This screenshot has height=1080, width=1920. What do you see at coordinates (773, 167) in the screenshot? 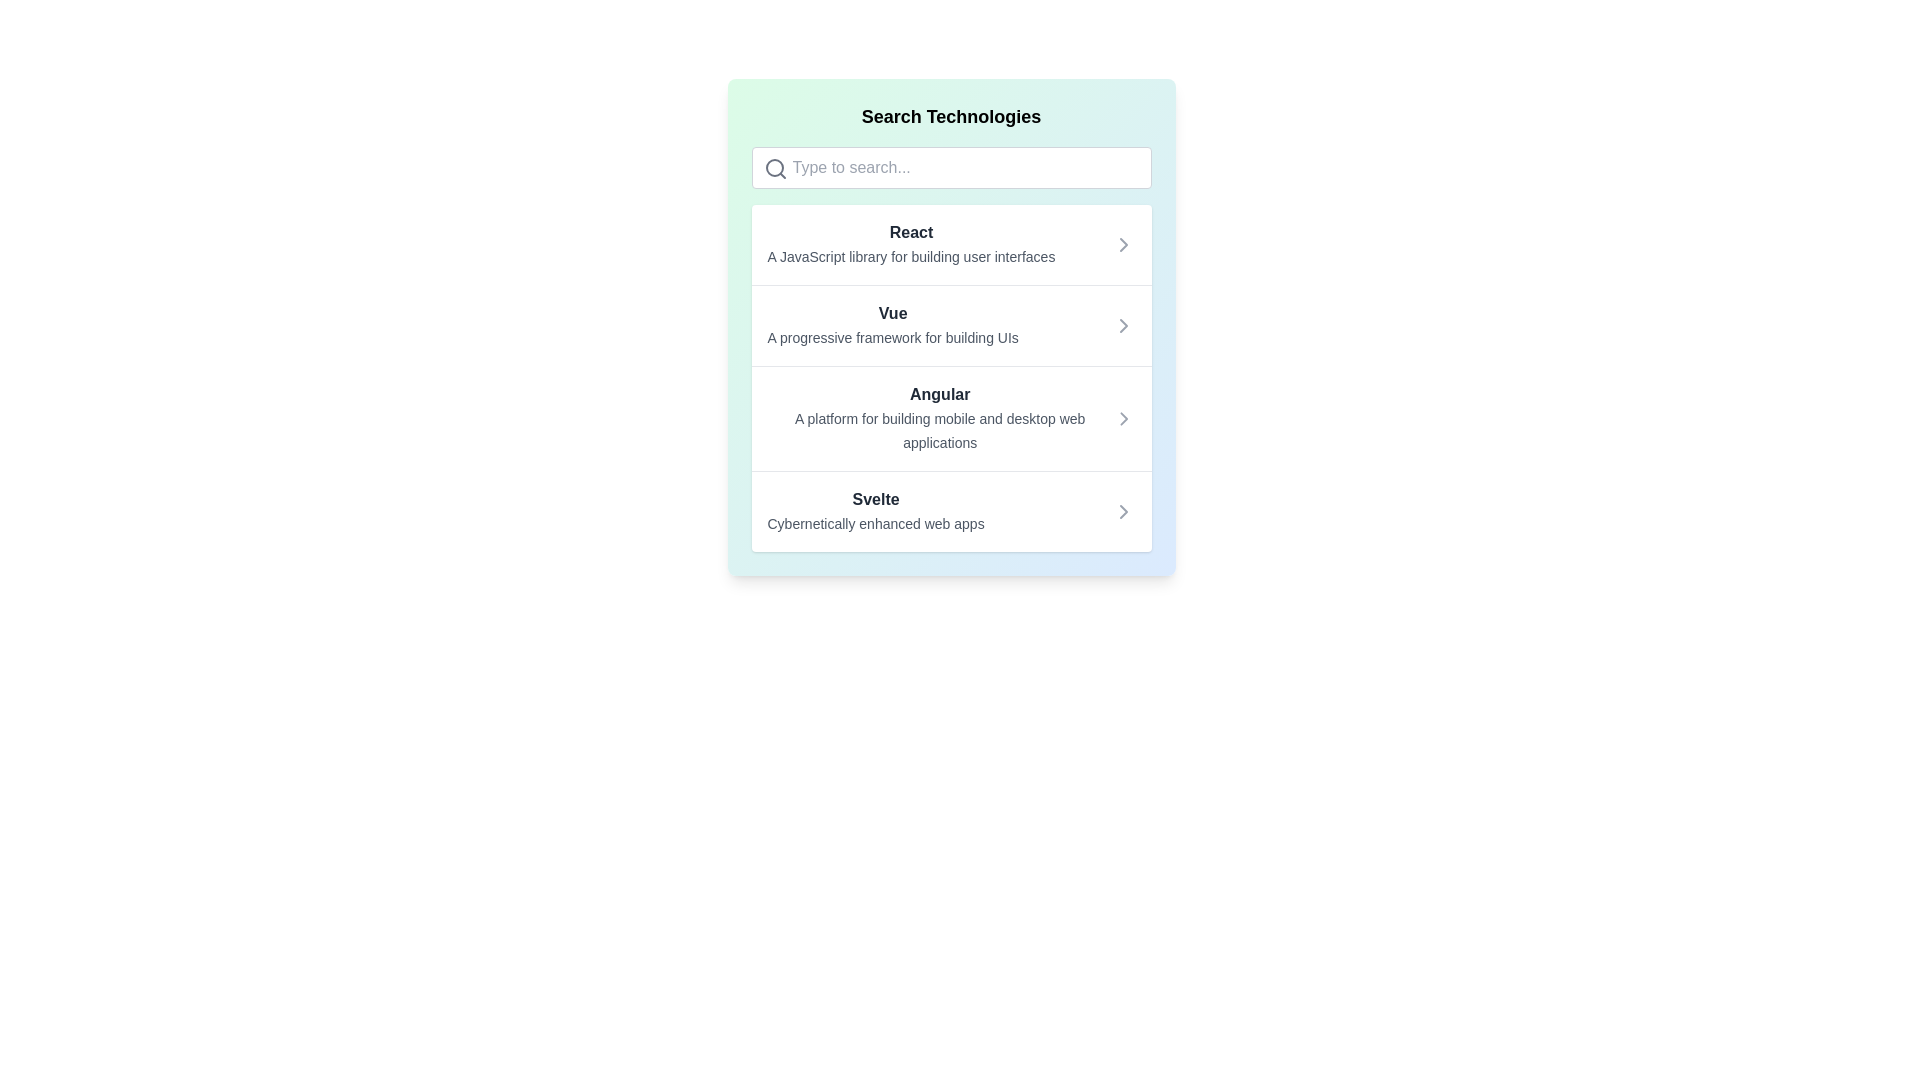
I see `the circular SVG element that represents the magnifying glass lens in the search icon located at the upper-left corner of the interface` at bounding box center [773, 167].